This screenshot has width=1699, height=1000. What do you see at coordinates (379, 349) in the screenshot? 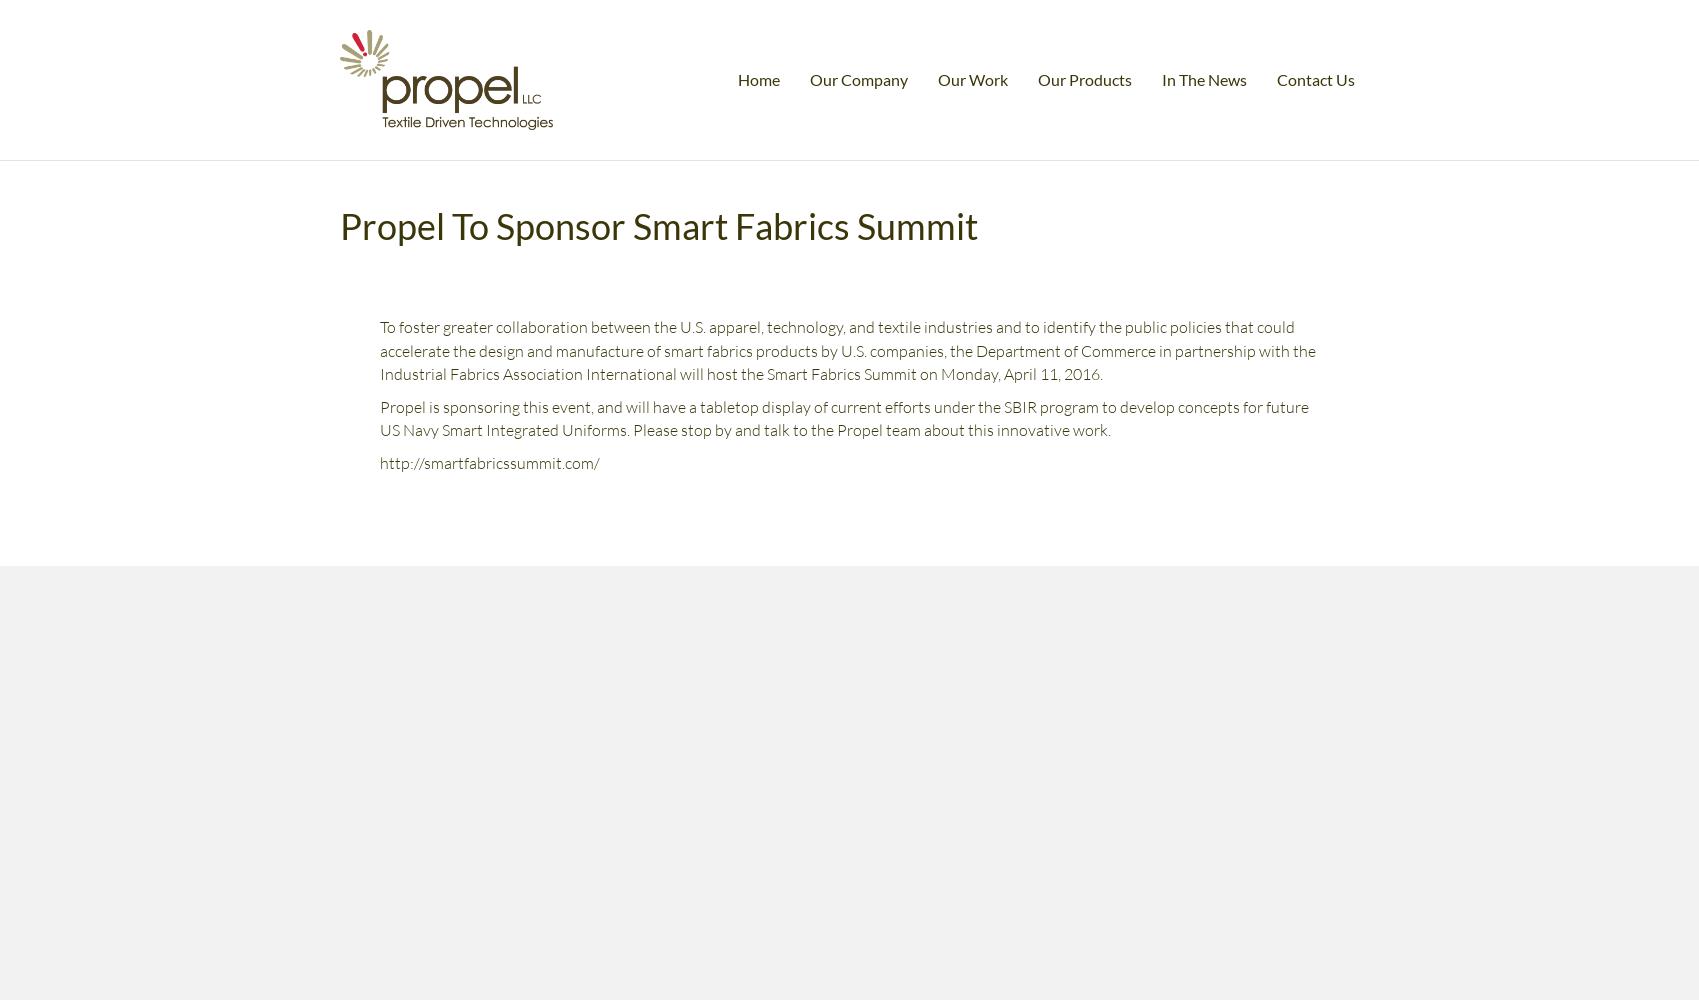
I see `'To foster greater collaboration between the U.S. apparel, technology, and textile industries and to identify the public policies that could accelerate the design and manufacture of smart fabrics products by U.S. companies, the Department of Commerce in partnership with the Industrial Fabrics Association International will host the Smart Fabrics Summit on Monday, April 11, 2016.'` at bounding box center [379, 349].